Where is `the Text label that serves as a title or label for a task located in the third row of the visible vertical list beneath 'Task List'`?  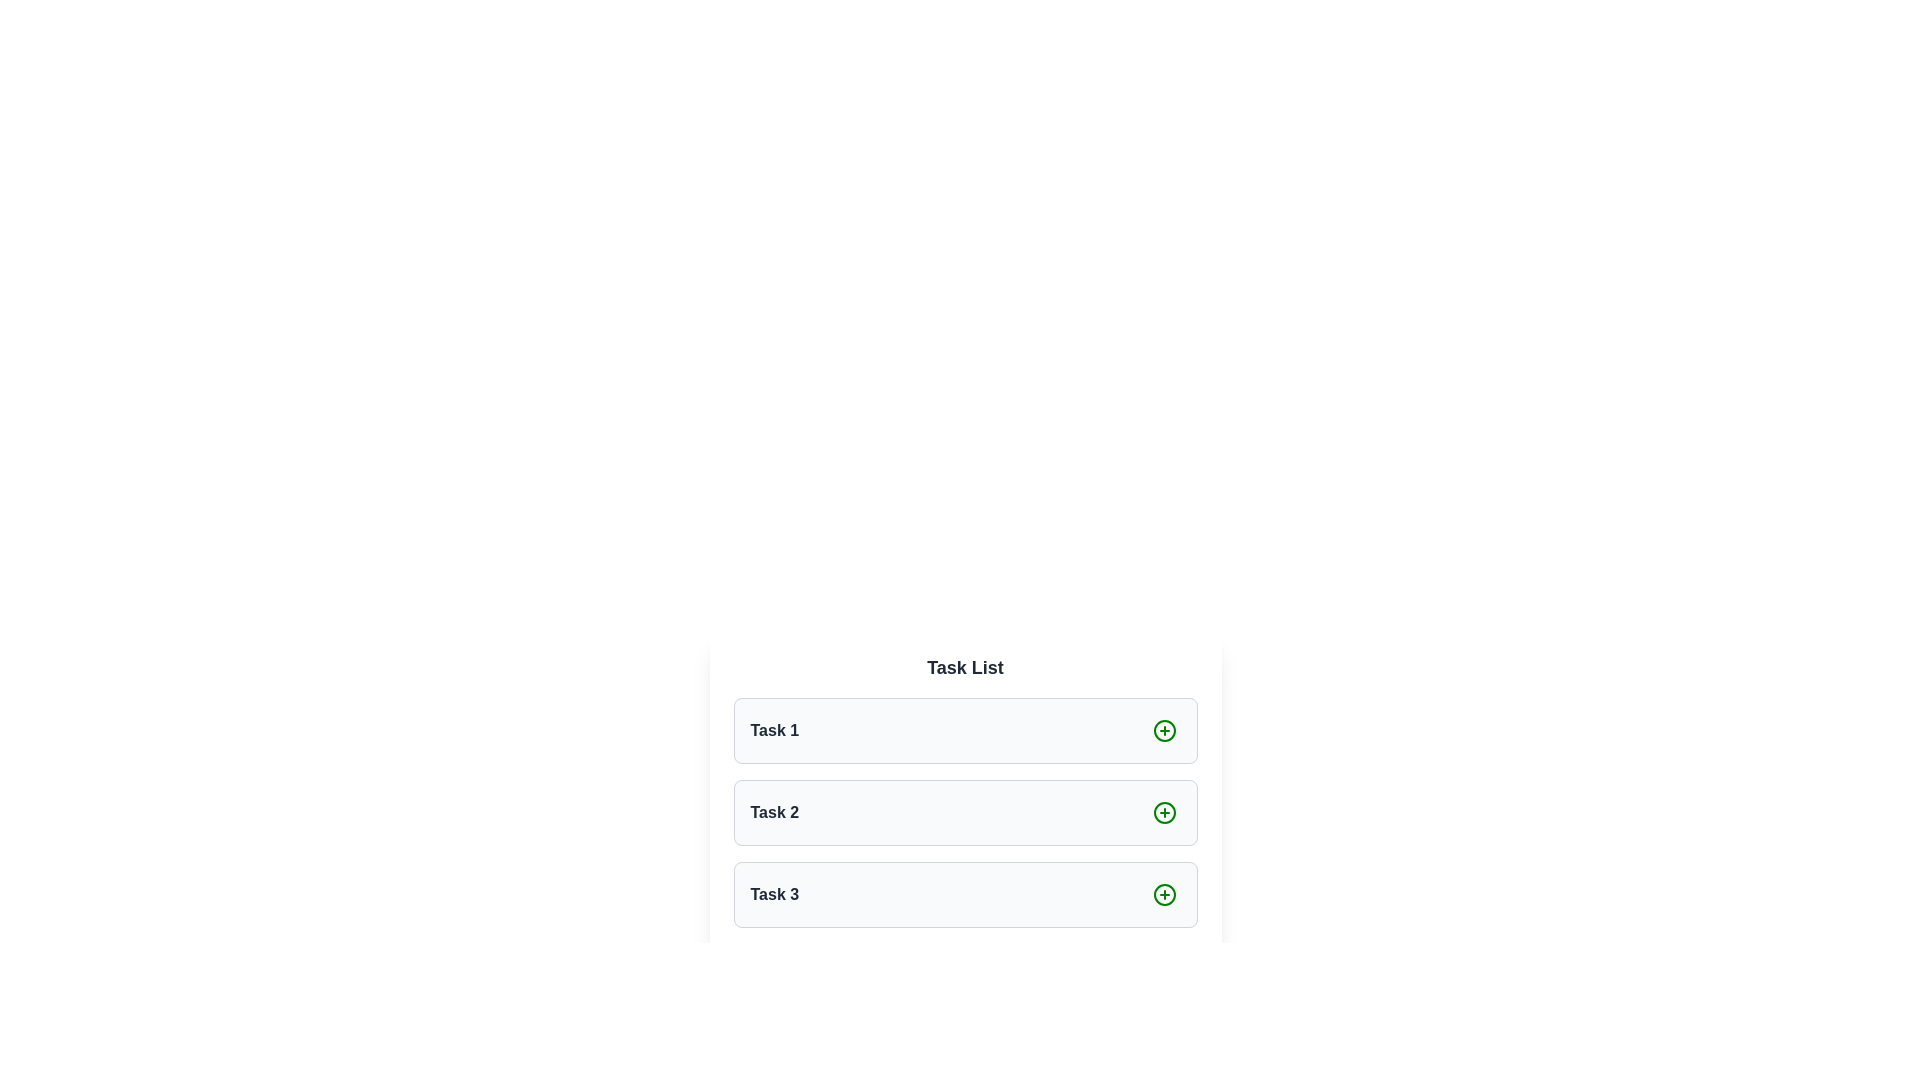 the Text label that serves as a title or label for a task located in the third row of the visible vertical list beneath 'Task List' is located at coordinates (773, 893).